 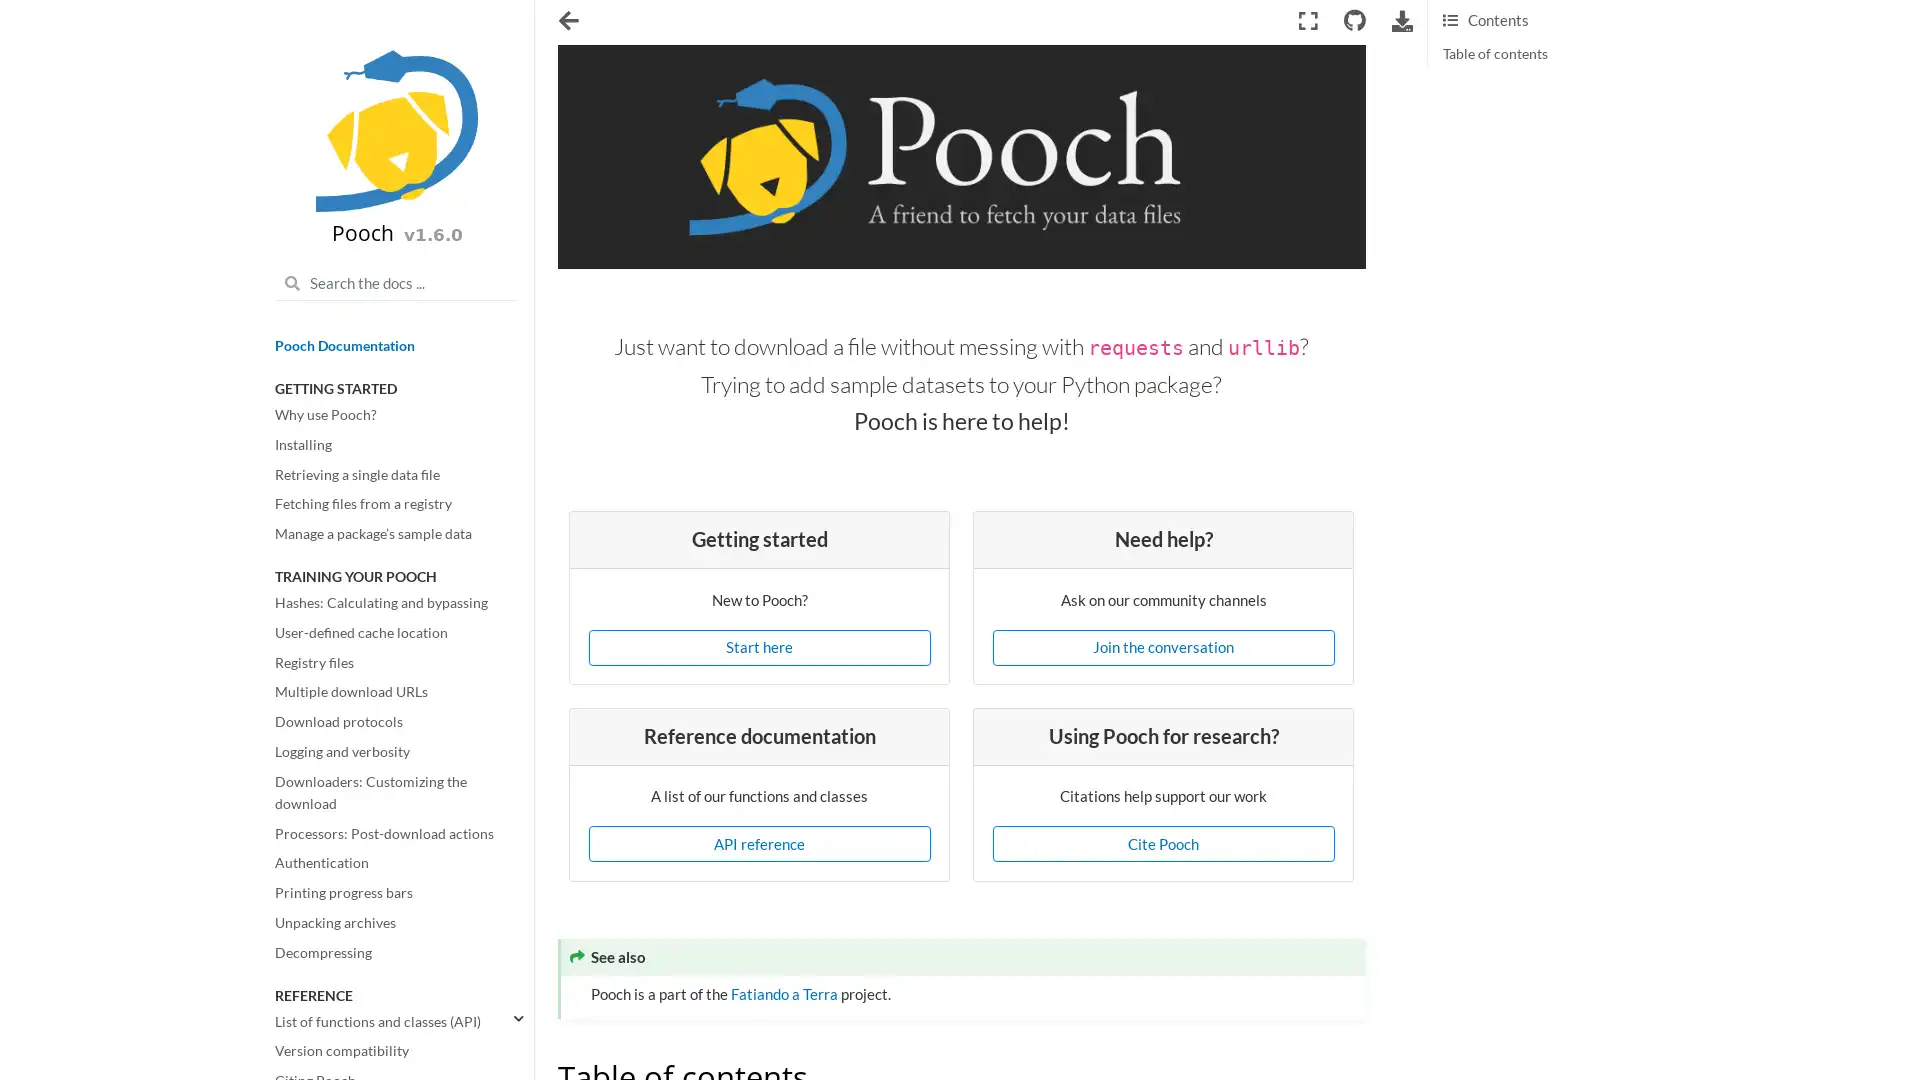 I want to click on Download this page, so click(x=1401, y=20).